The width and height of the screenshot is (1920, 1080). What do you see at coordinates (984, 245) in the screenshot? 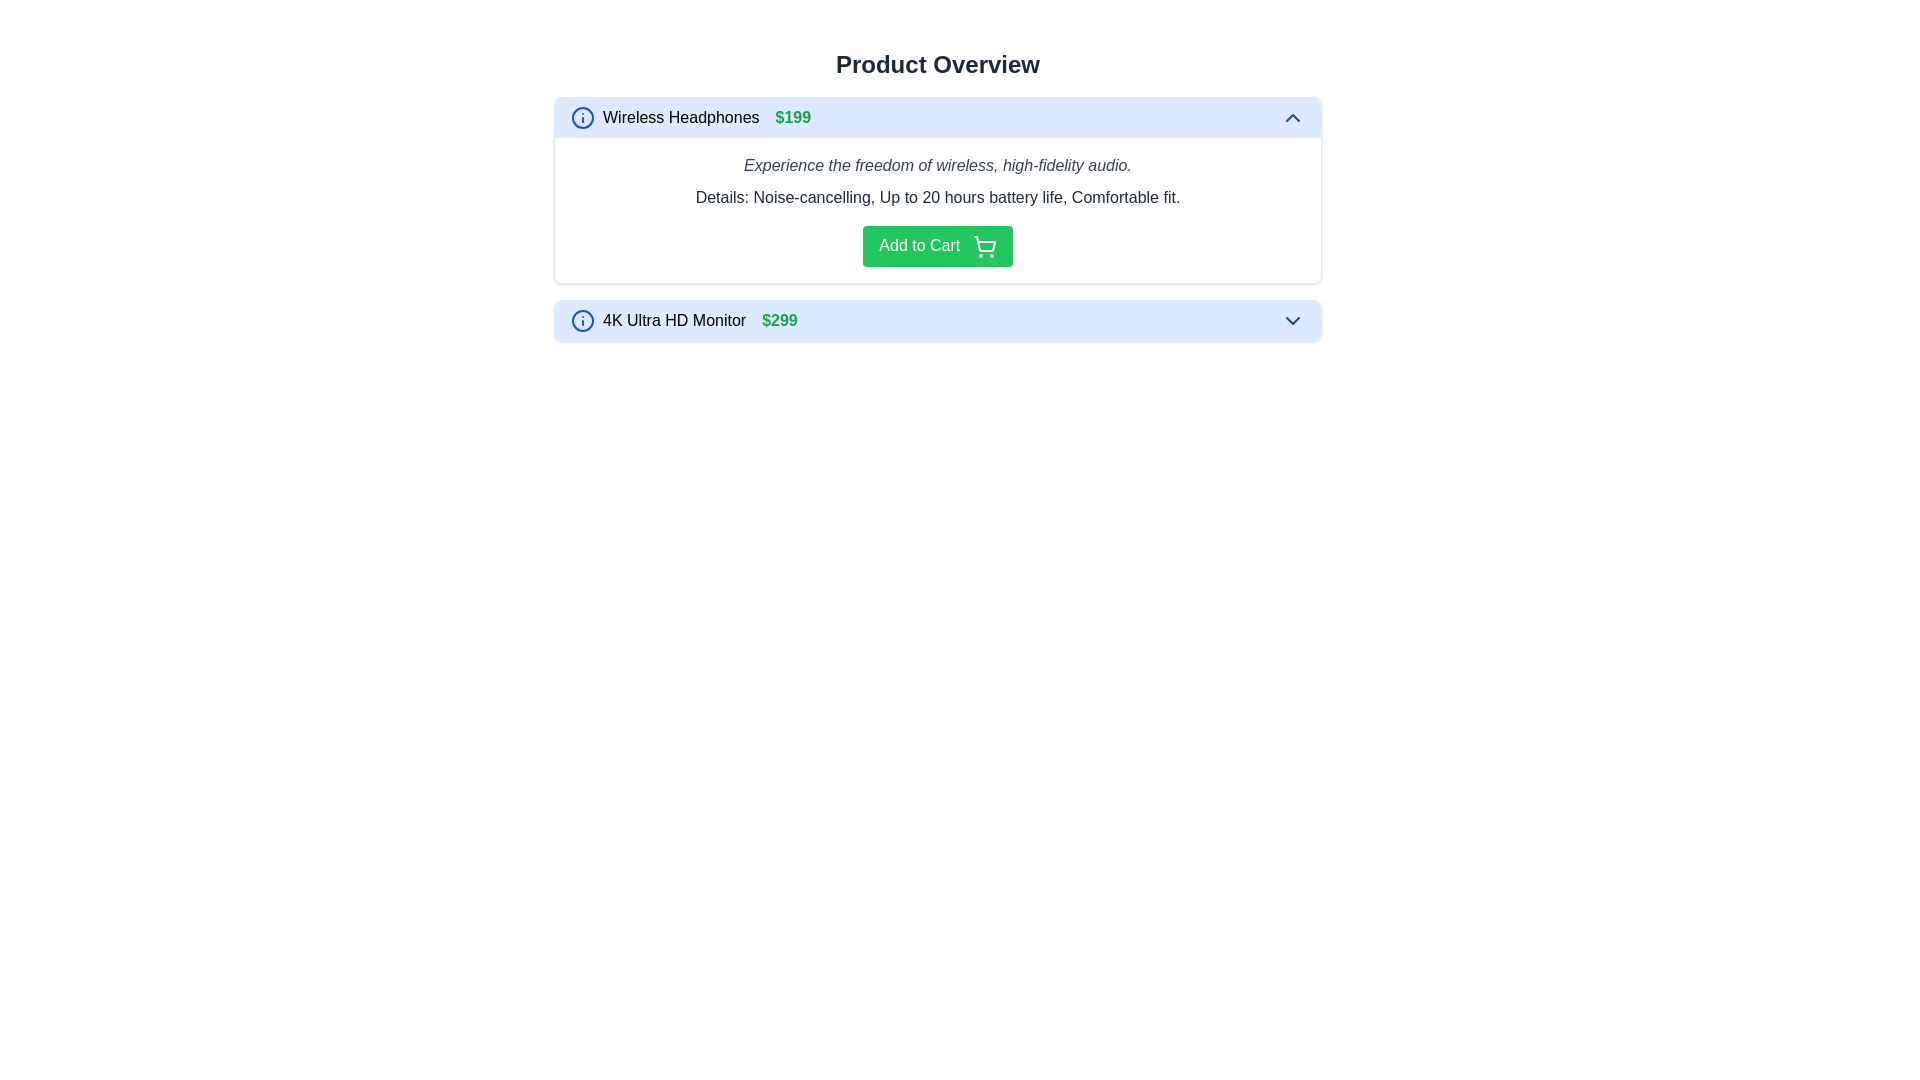
I see `the shopping cart icon located centrally within the 'Add to Cart' button for 'Wireless Headphones', aligned to the right of the button's label text` at bounding box center [984, 245].